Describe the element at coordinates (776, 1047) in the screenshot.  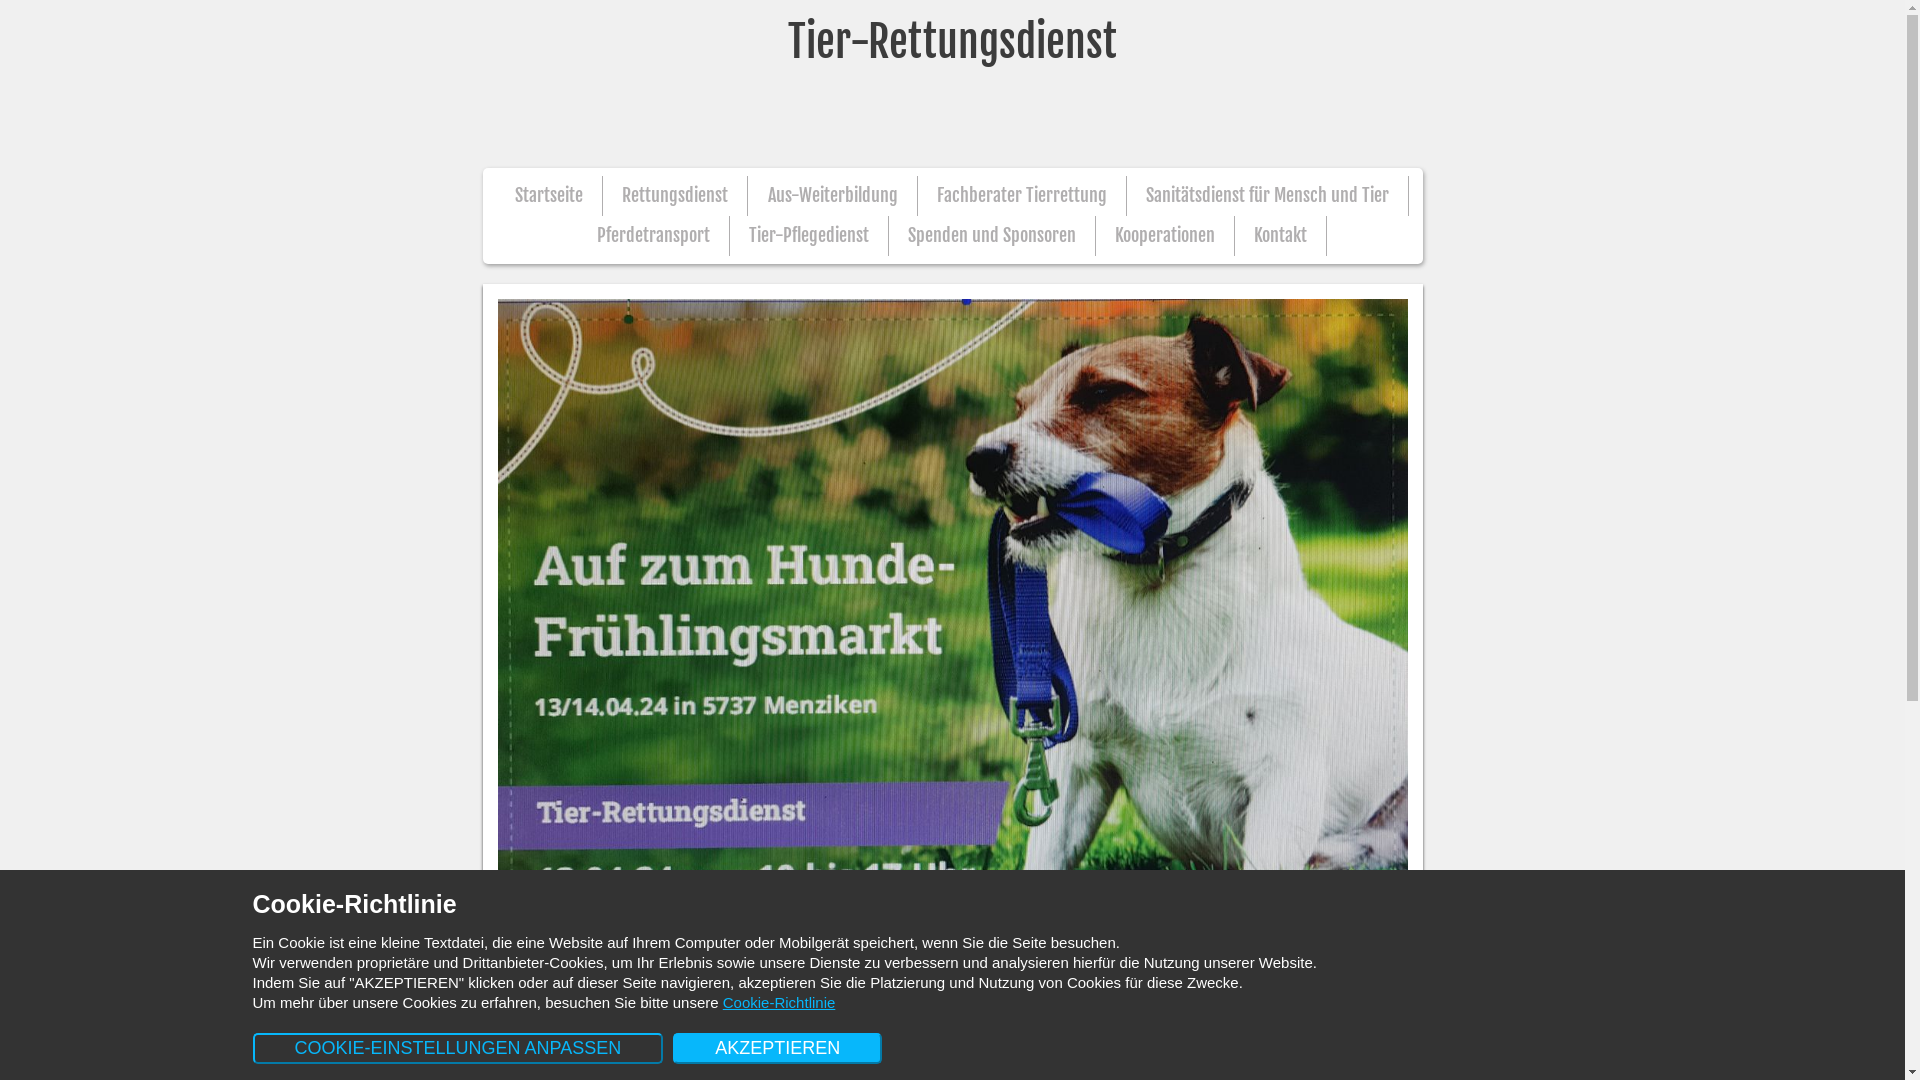
I see `'AKZEPTIEREN'` at that location.